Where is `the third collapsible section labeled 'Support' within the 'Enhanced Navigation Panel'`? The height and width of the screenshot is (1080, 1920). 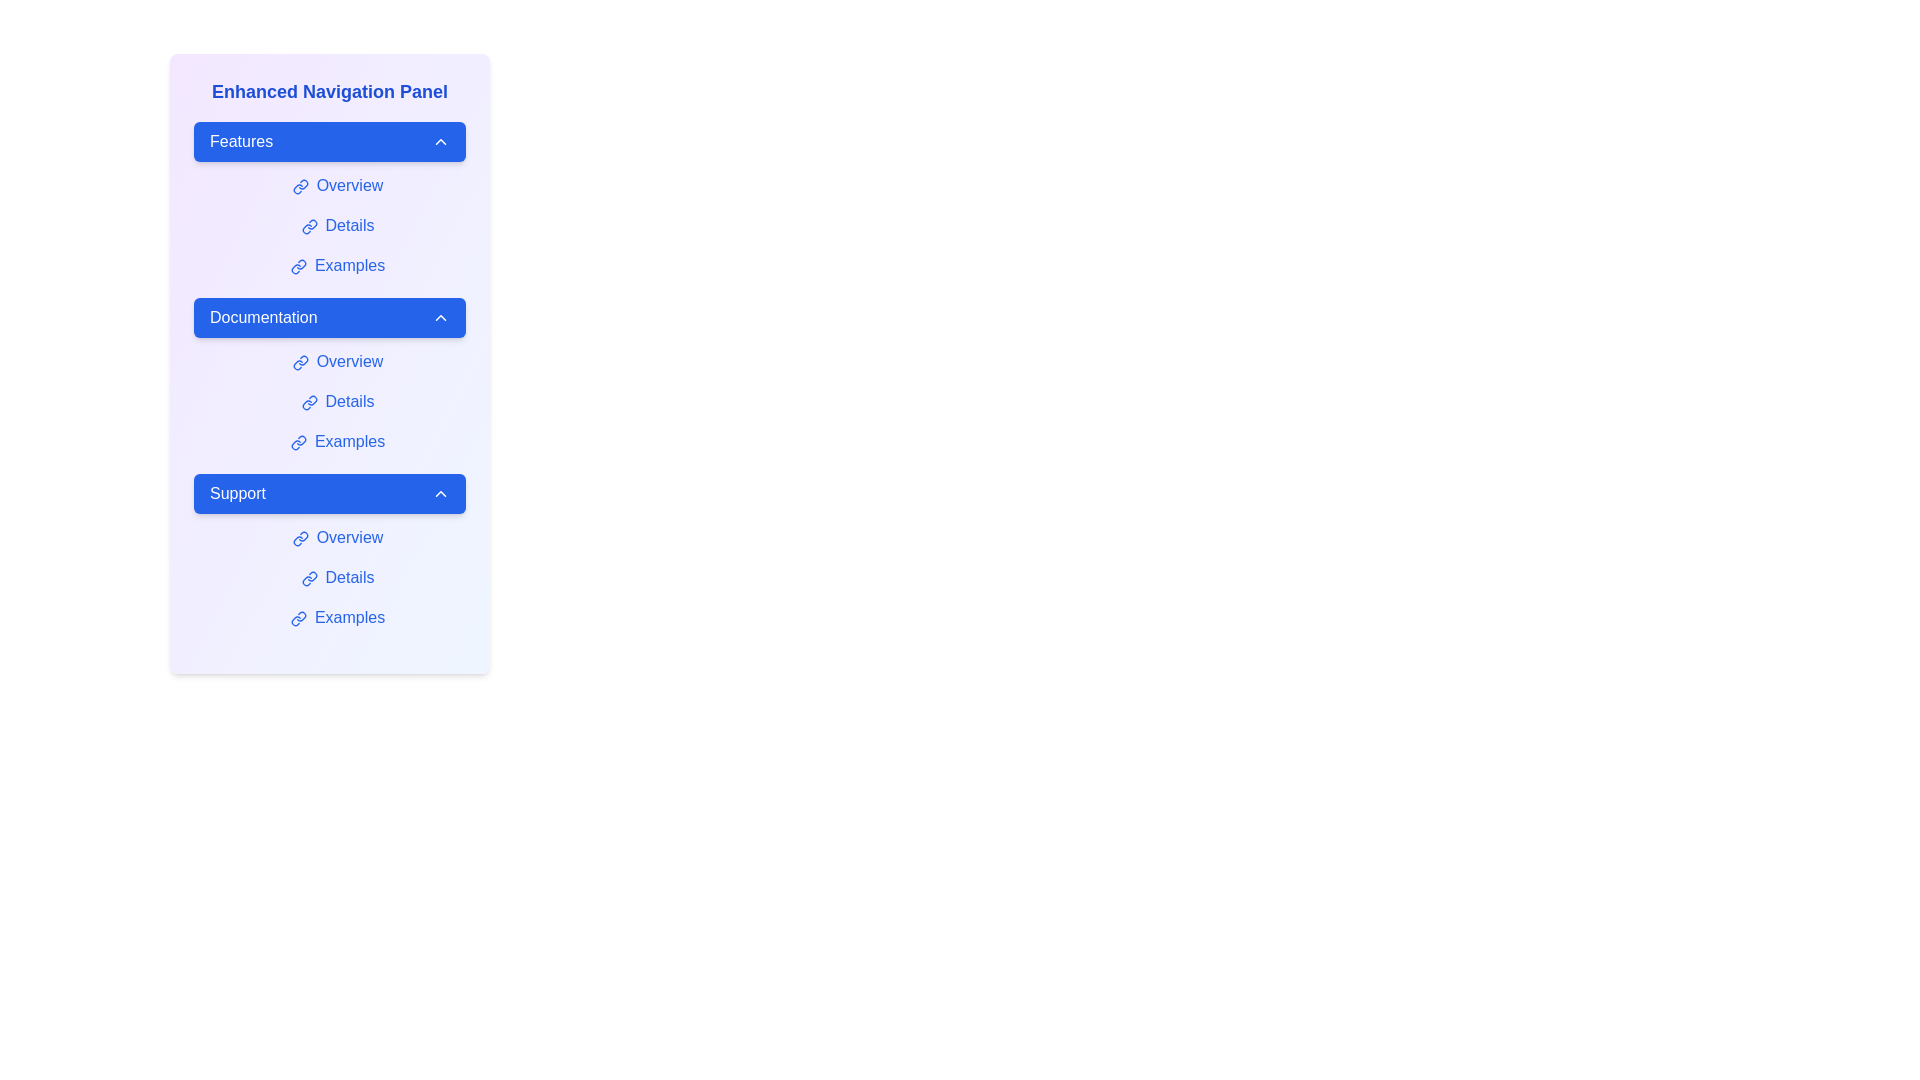 the third collapsible section labeled 'Support' within the 'Enhanced Navigation Panel' is located at coordinates (330, 554).